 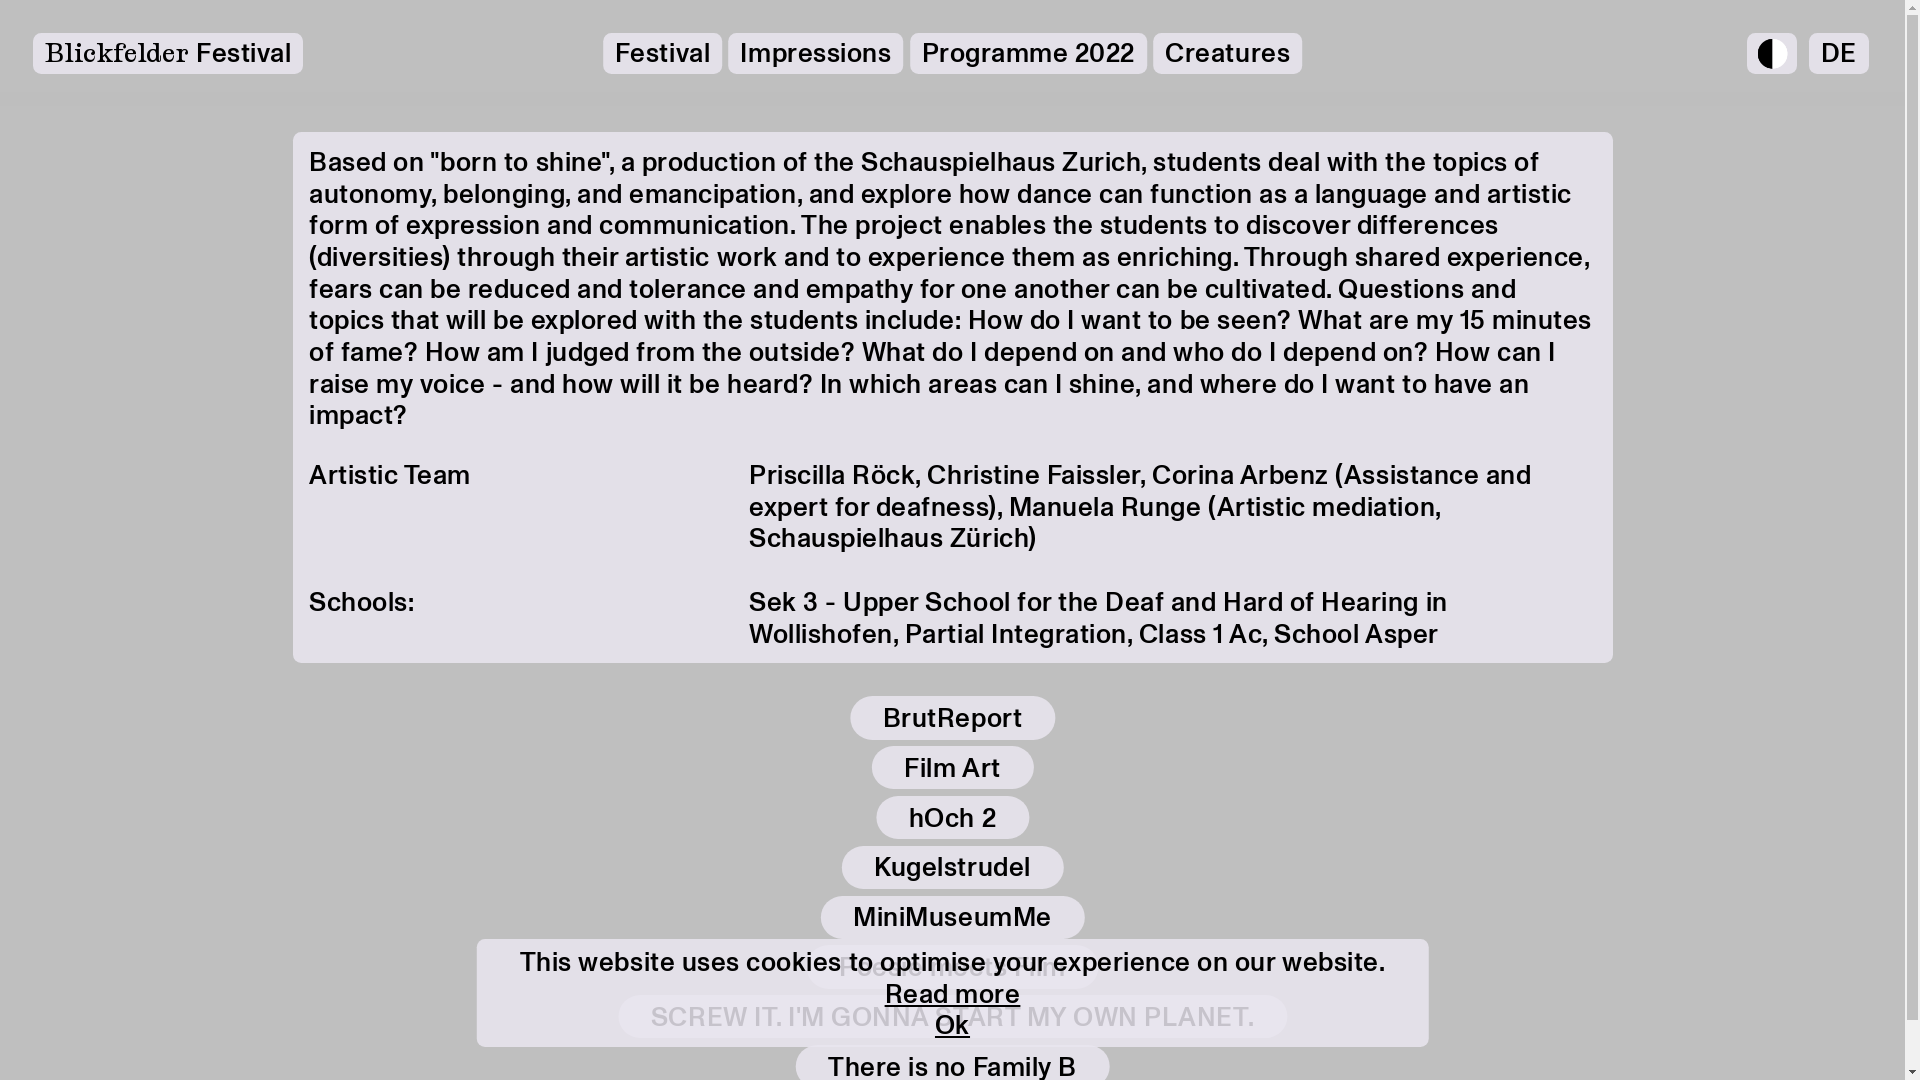 I want to click on 'Ok', so click(x=951, y=1025).